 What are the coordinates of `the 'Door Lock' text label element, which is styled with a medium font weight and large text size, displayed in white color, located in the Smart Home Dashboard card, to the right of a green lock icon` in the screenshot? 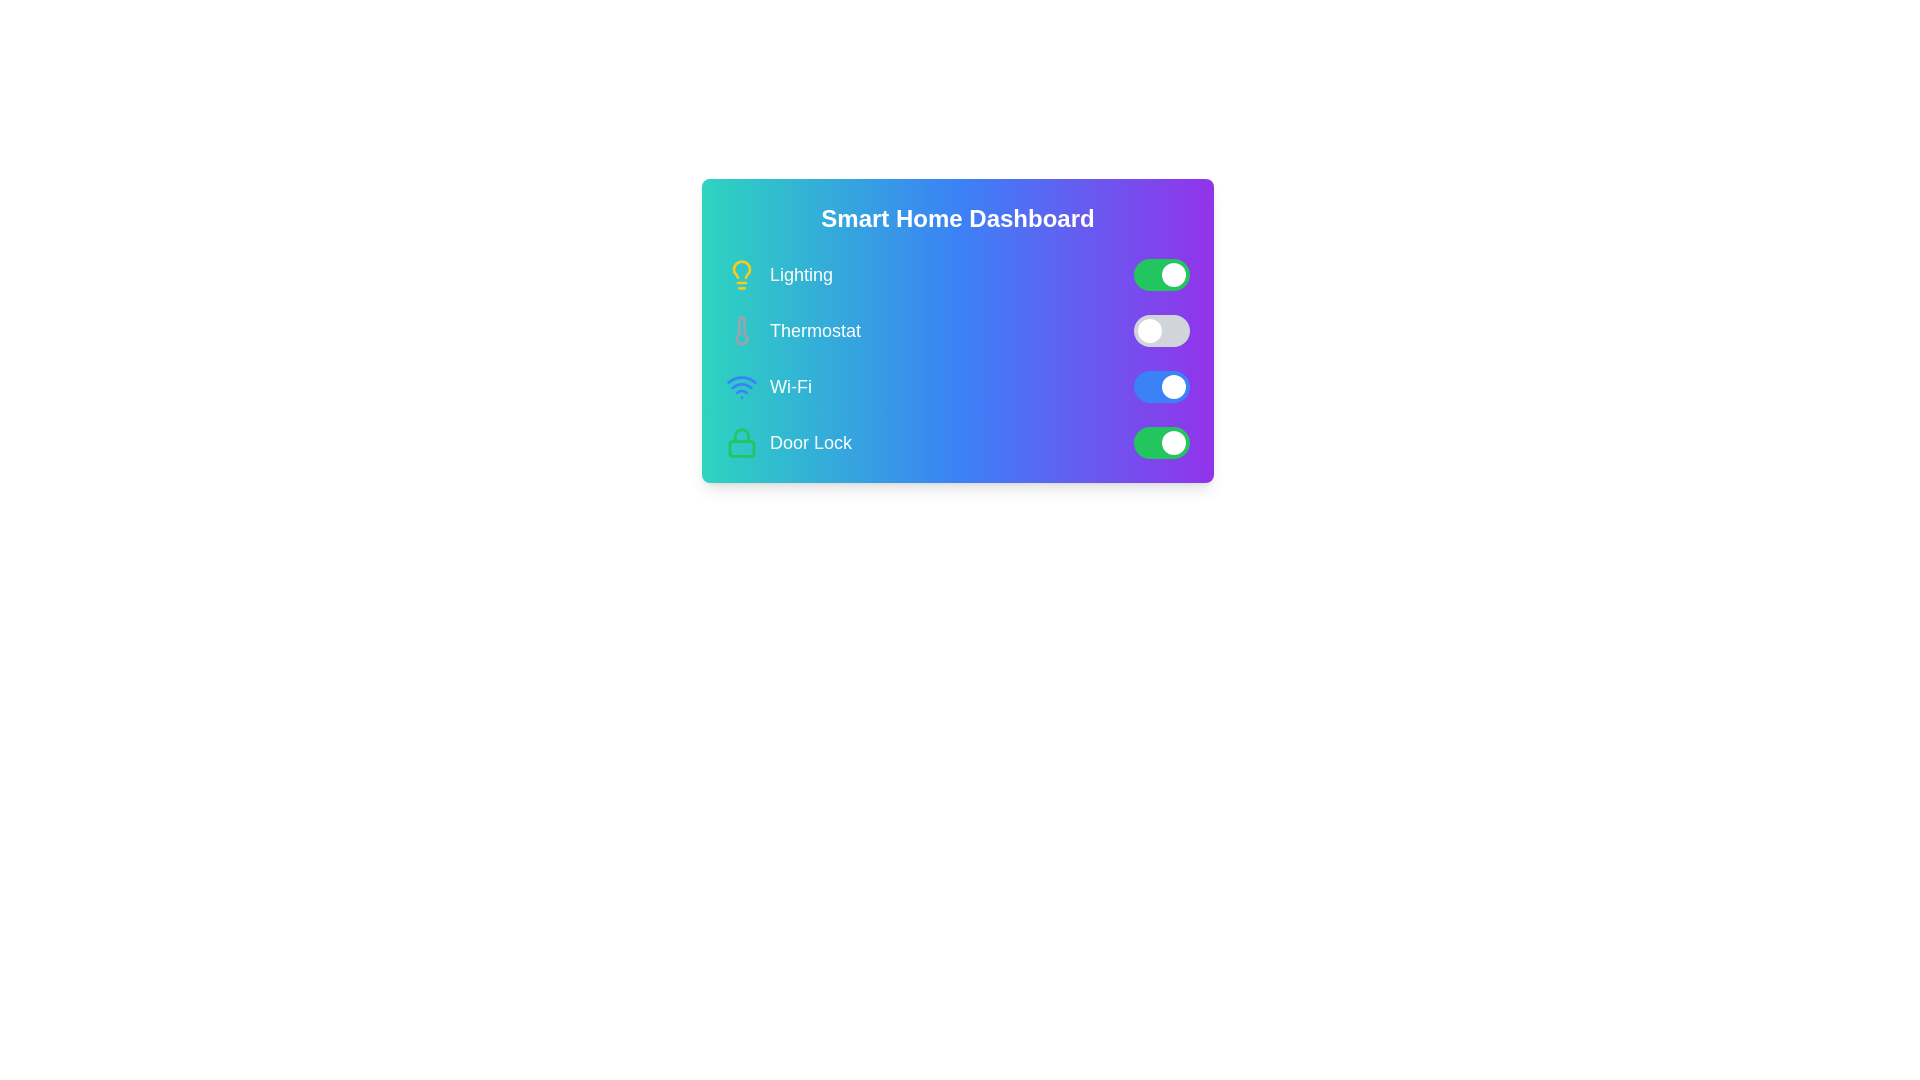 It's located at (811, 442).